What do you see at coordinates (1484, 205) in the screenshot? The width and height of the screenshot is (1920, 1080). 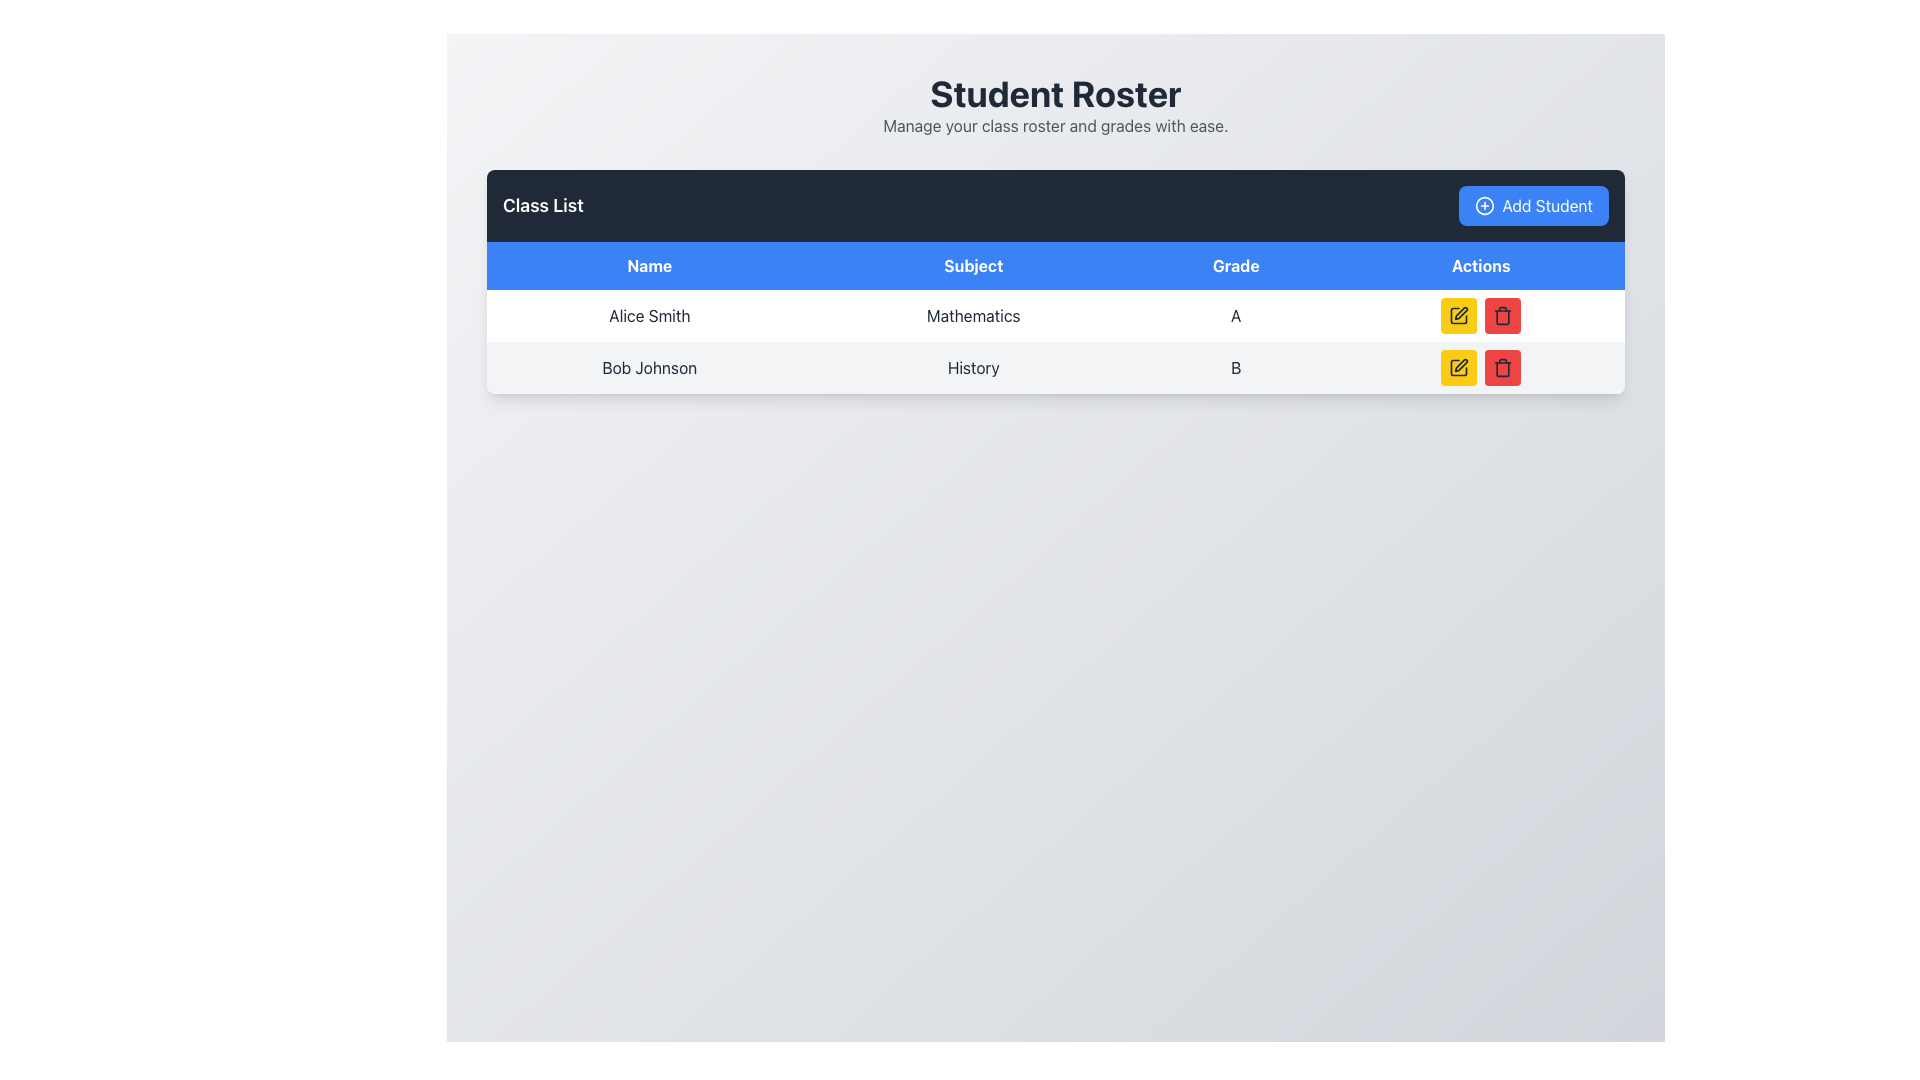 I see `the addition icon located inside the 'Add Student' button in the top-right corner of the interface` at bounding box center [1484, 205].